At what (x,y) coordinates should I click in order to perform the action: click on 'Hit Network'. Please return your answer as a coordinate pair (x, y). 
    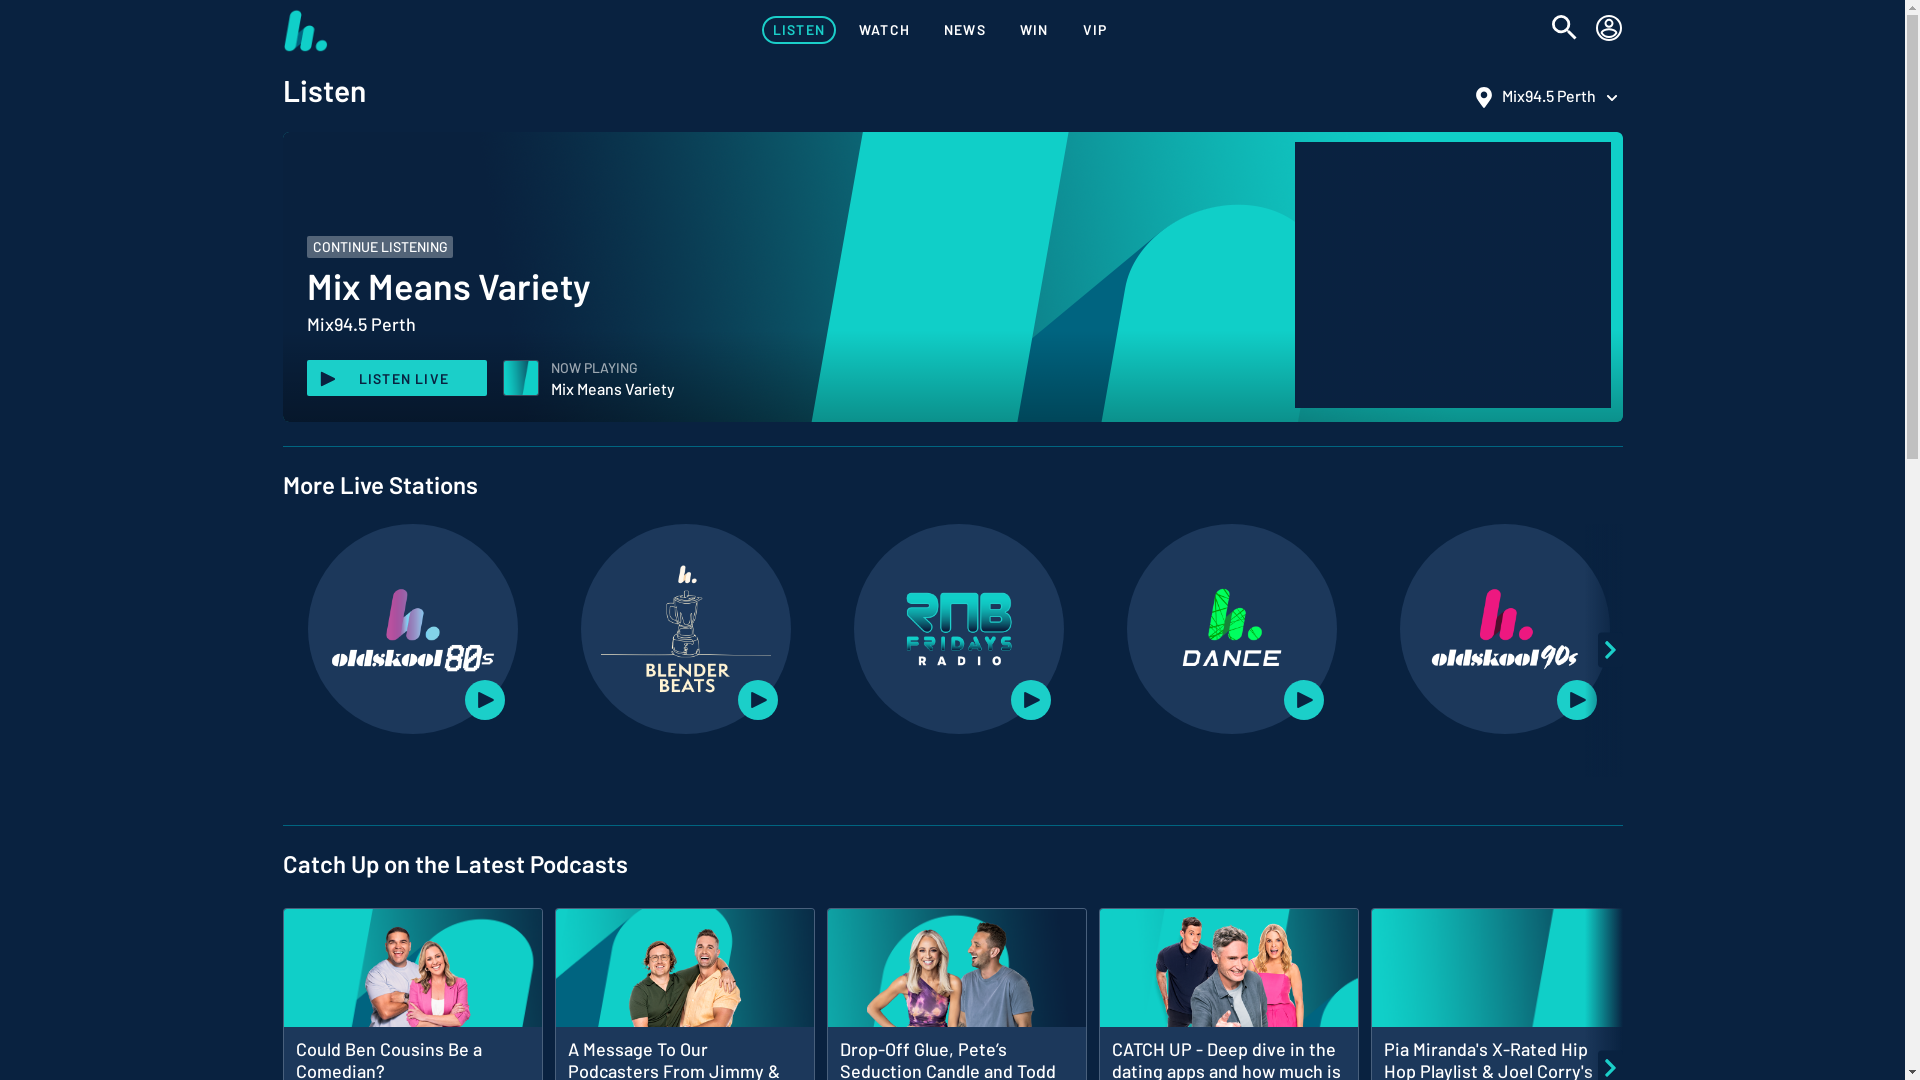
    Looking at the image, I should click on (303, 30).